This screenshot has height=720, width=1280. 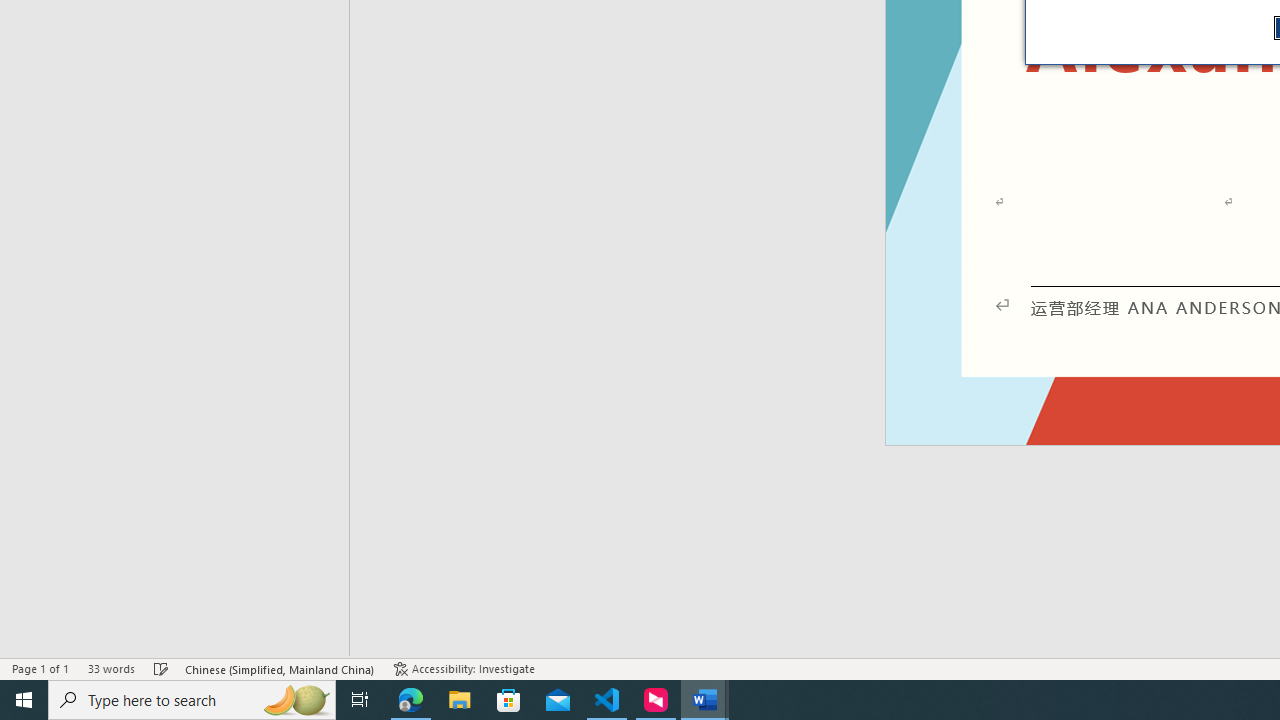 What do you see at coordinates (410, 698) in the screenshot?
I see `'Microsoft Edge - 1 running window'` at bounding box center [410, 698].